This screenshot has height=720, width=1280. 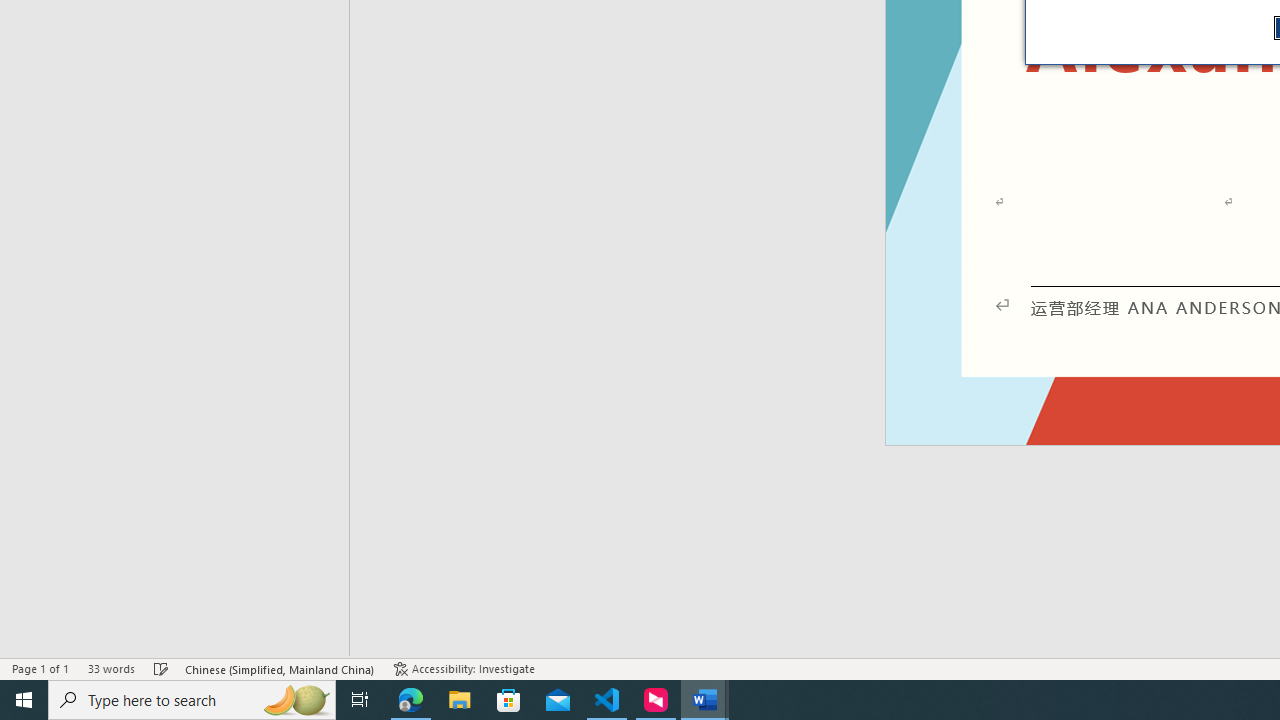 What do you see at coordinates (410, 698) in the screenshot?
I see `'Microsoft Edge - 1 running window'` at bounding box center [410, 698].